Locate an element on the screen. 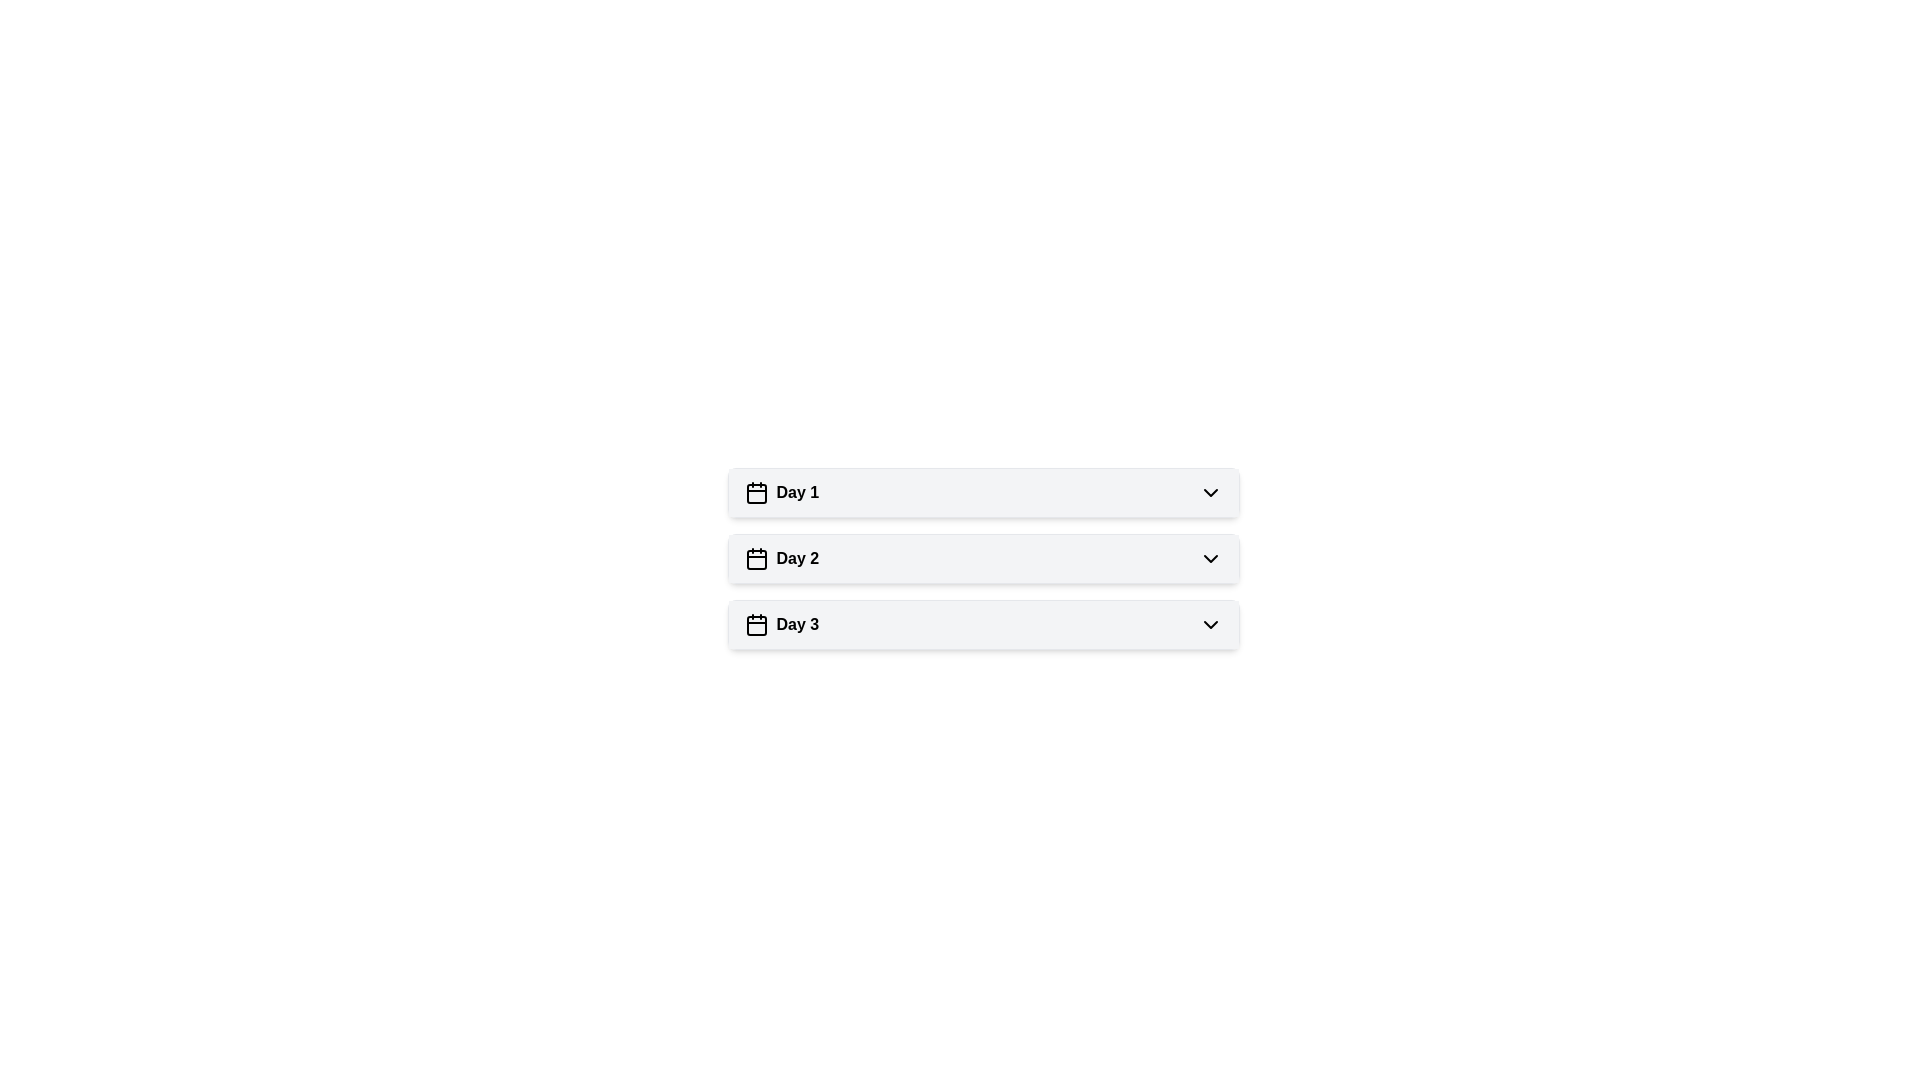 This screenshot has height=1080, width=1920. the selectable list item labeled 'Day 3', which is the third entry in a vertical stack of items, located under 'Day 1' and 'Day 2' is located at coordinates (983, 623).